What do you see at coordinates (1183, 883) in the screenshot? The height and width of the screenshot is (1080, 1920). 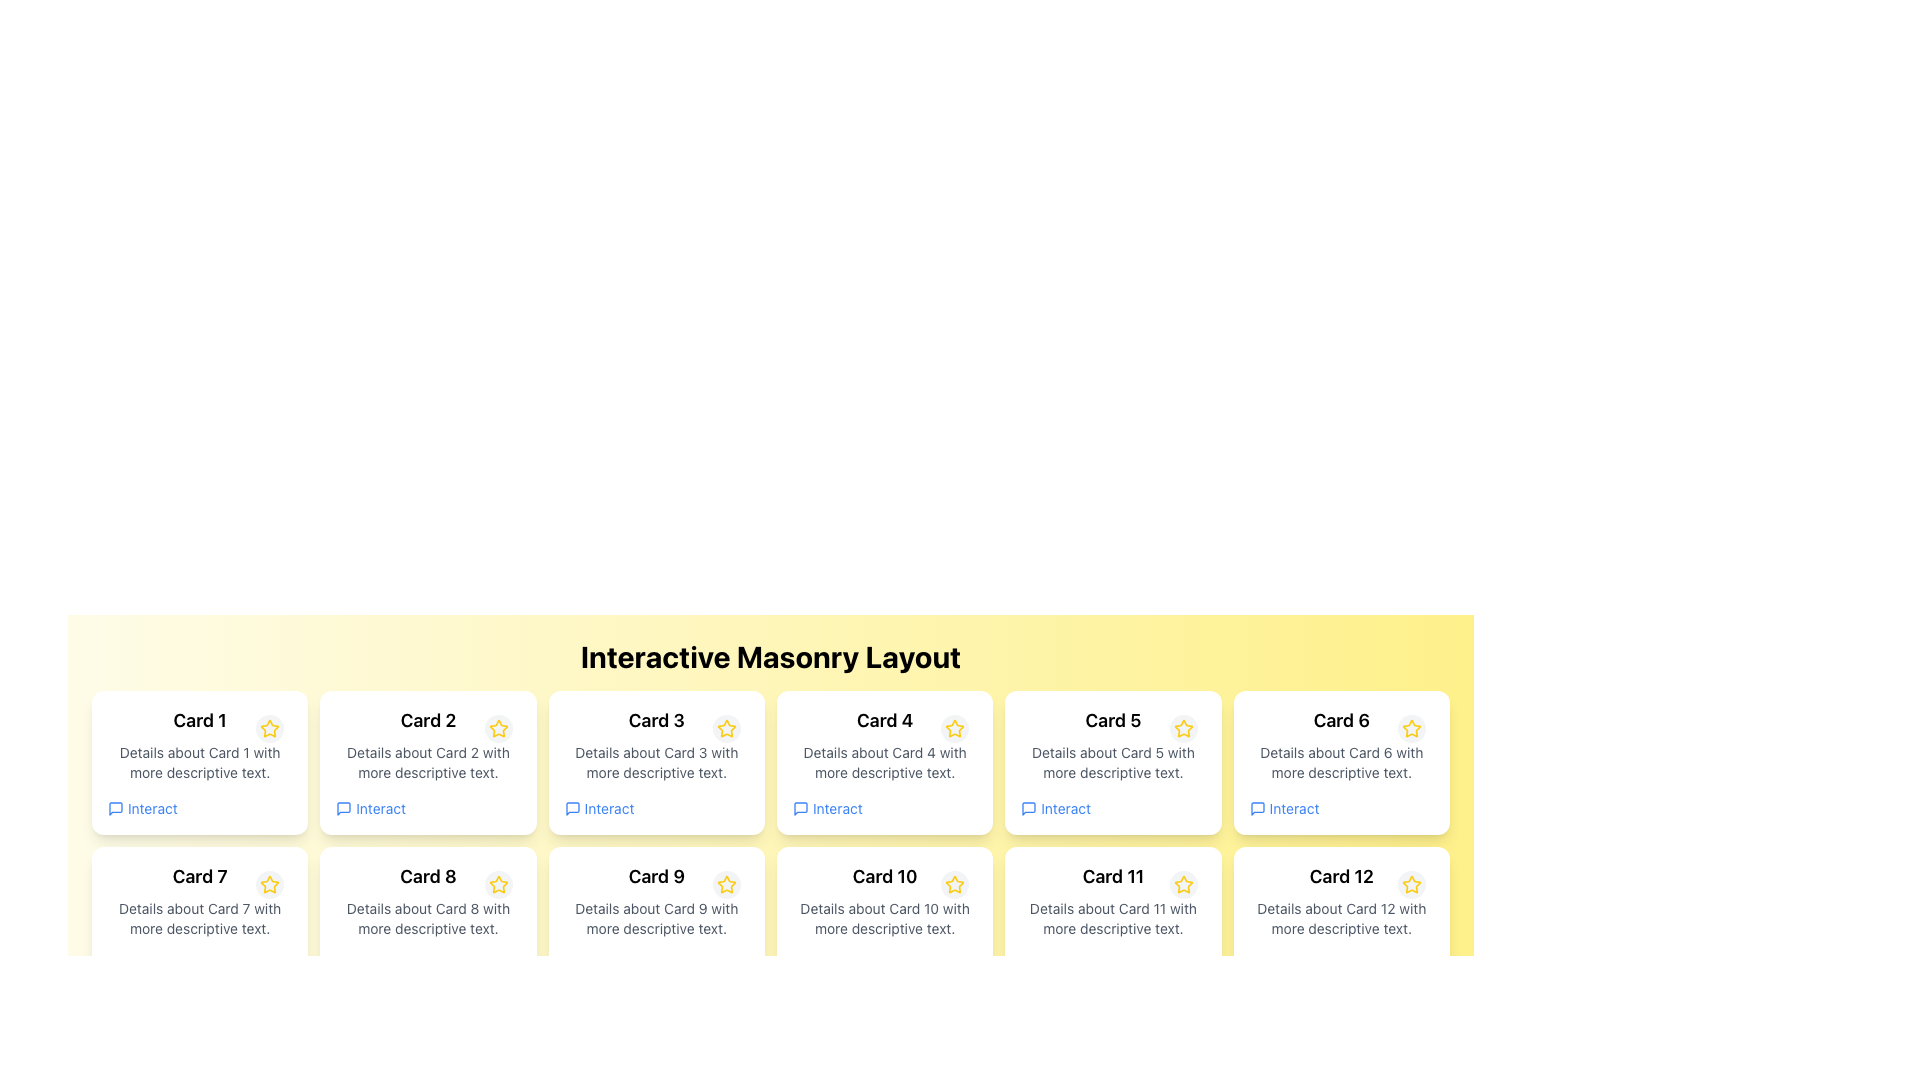 I see `the star icon located in the top-right corner of 'Card 11'` at bounding box center [1183, 883].